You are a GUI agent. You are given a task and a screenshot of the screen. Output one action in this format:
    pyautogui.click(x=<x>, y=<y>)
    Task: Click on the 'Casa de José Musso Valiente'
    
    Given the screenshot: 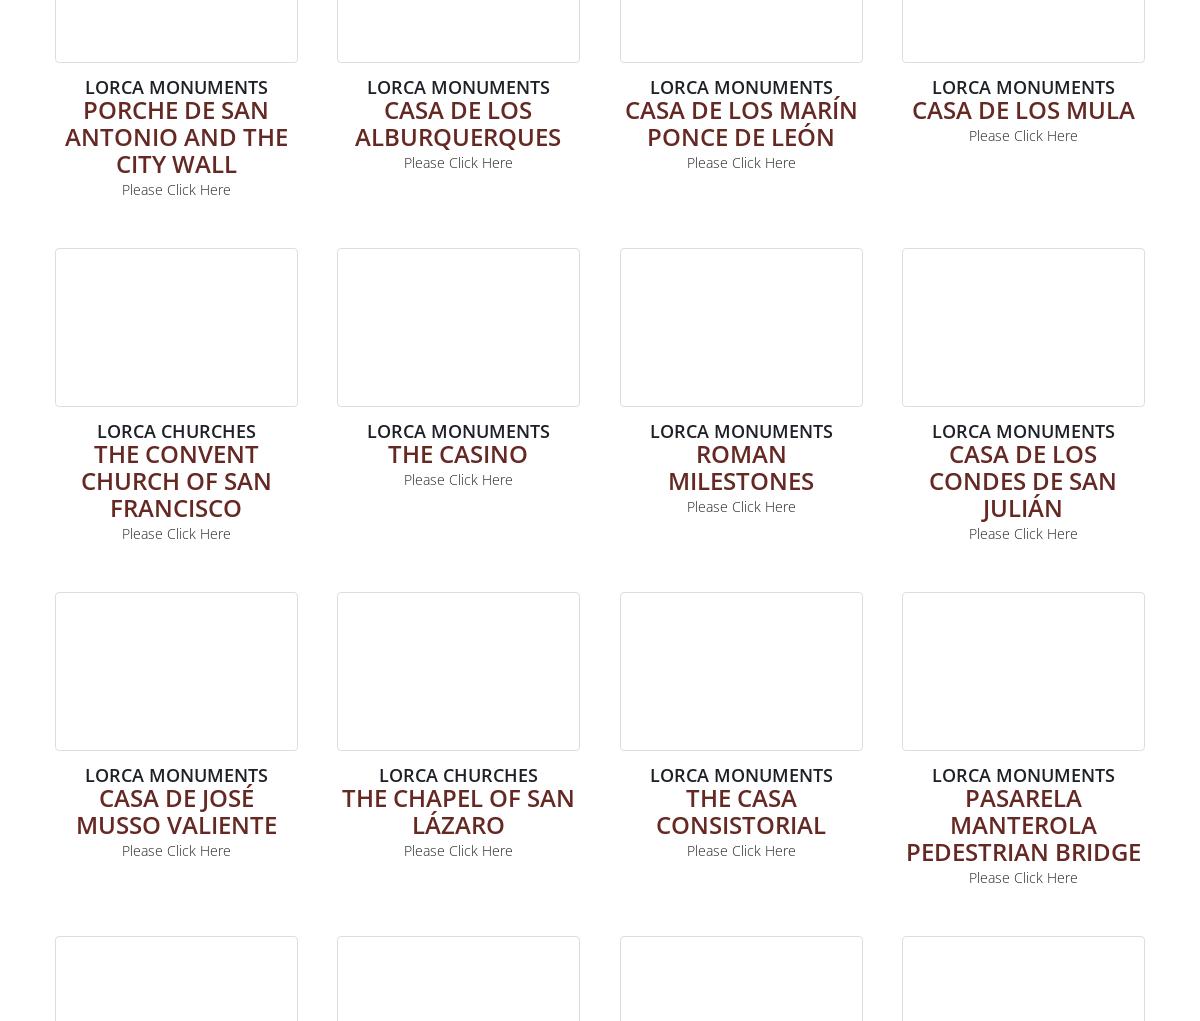 What is the action you would take?
    pyautogui.click(x=174, y=808)
    